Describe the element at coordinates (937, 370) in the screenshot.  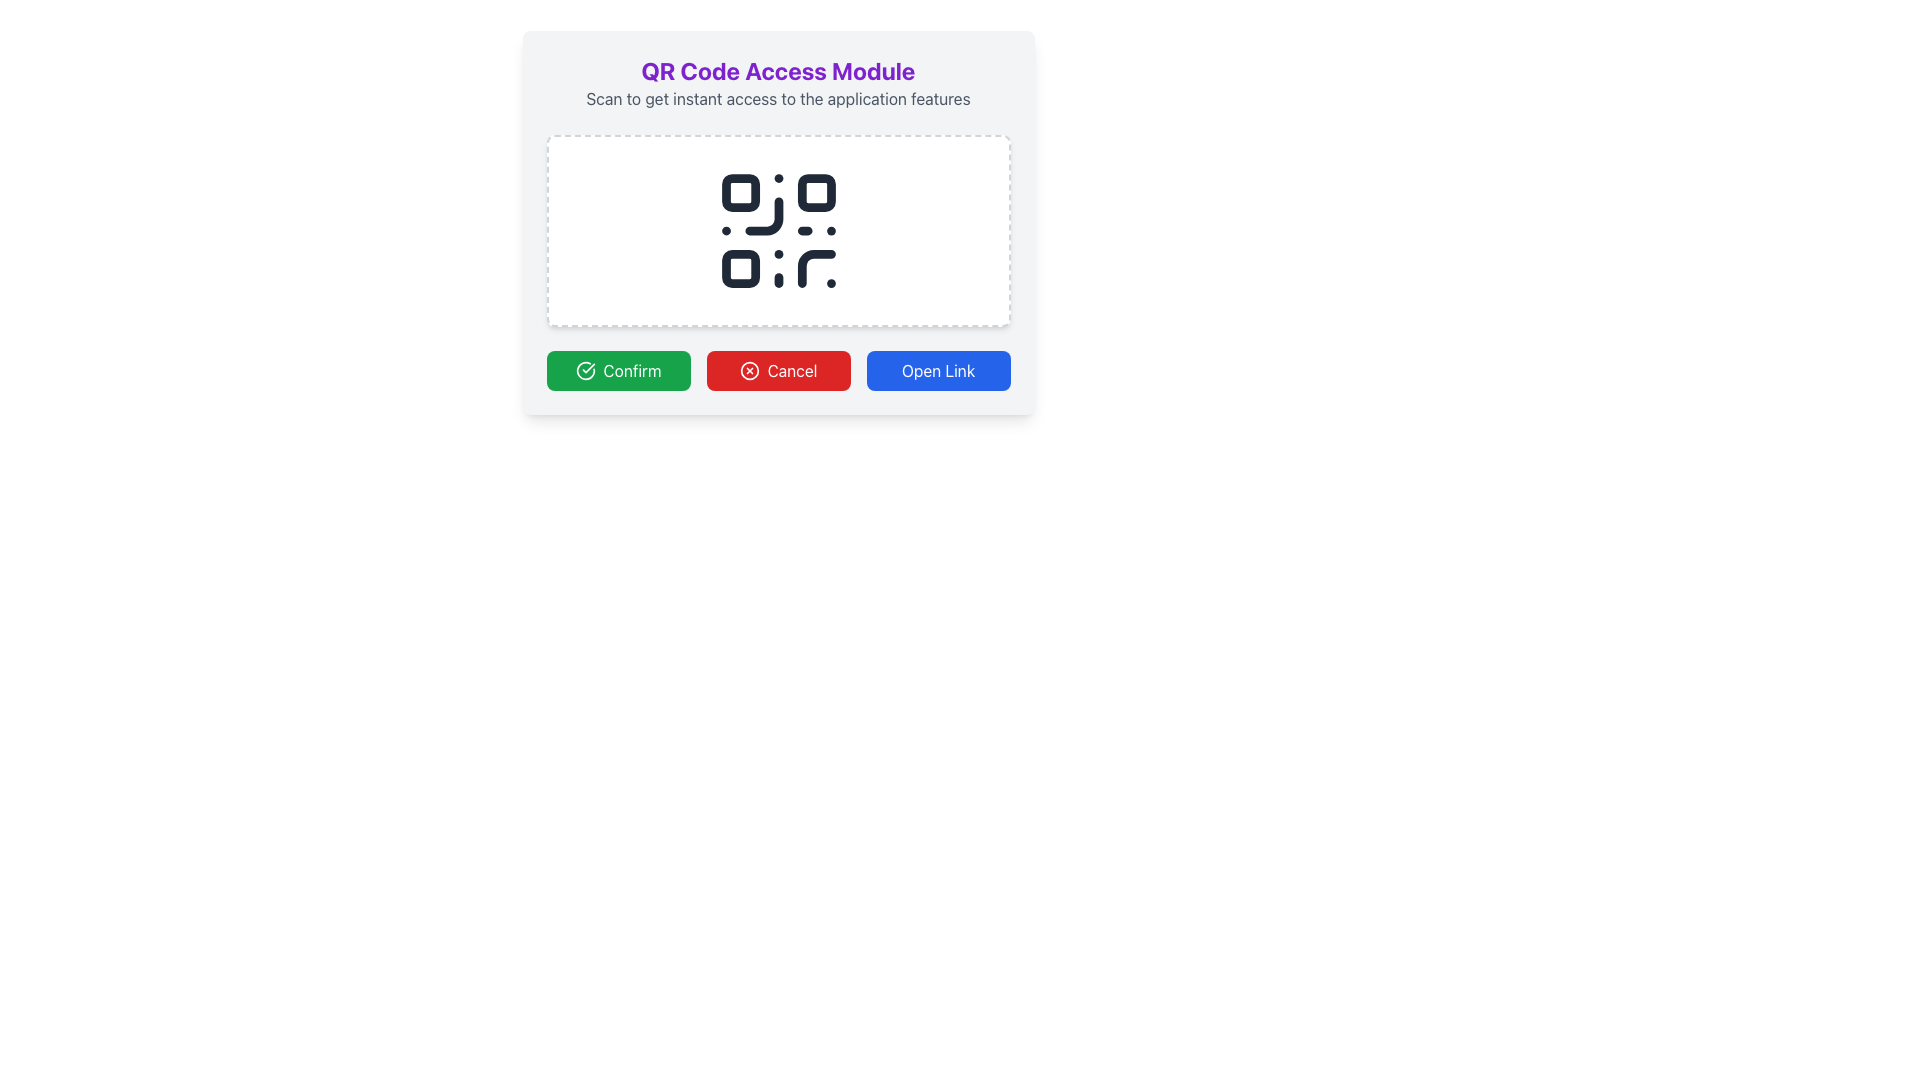
I see `the 'Open Link' button, which is a bright blue rectangular button with white bold text, located to the right of the 'Cancel' and 'Confirm' buttons` at that location.